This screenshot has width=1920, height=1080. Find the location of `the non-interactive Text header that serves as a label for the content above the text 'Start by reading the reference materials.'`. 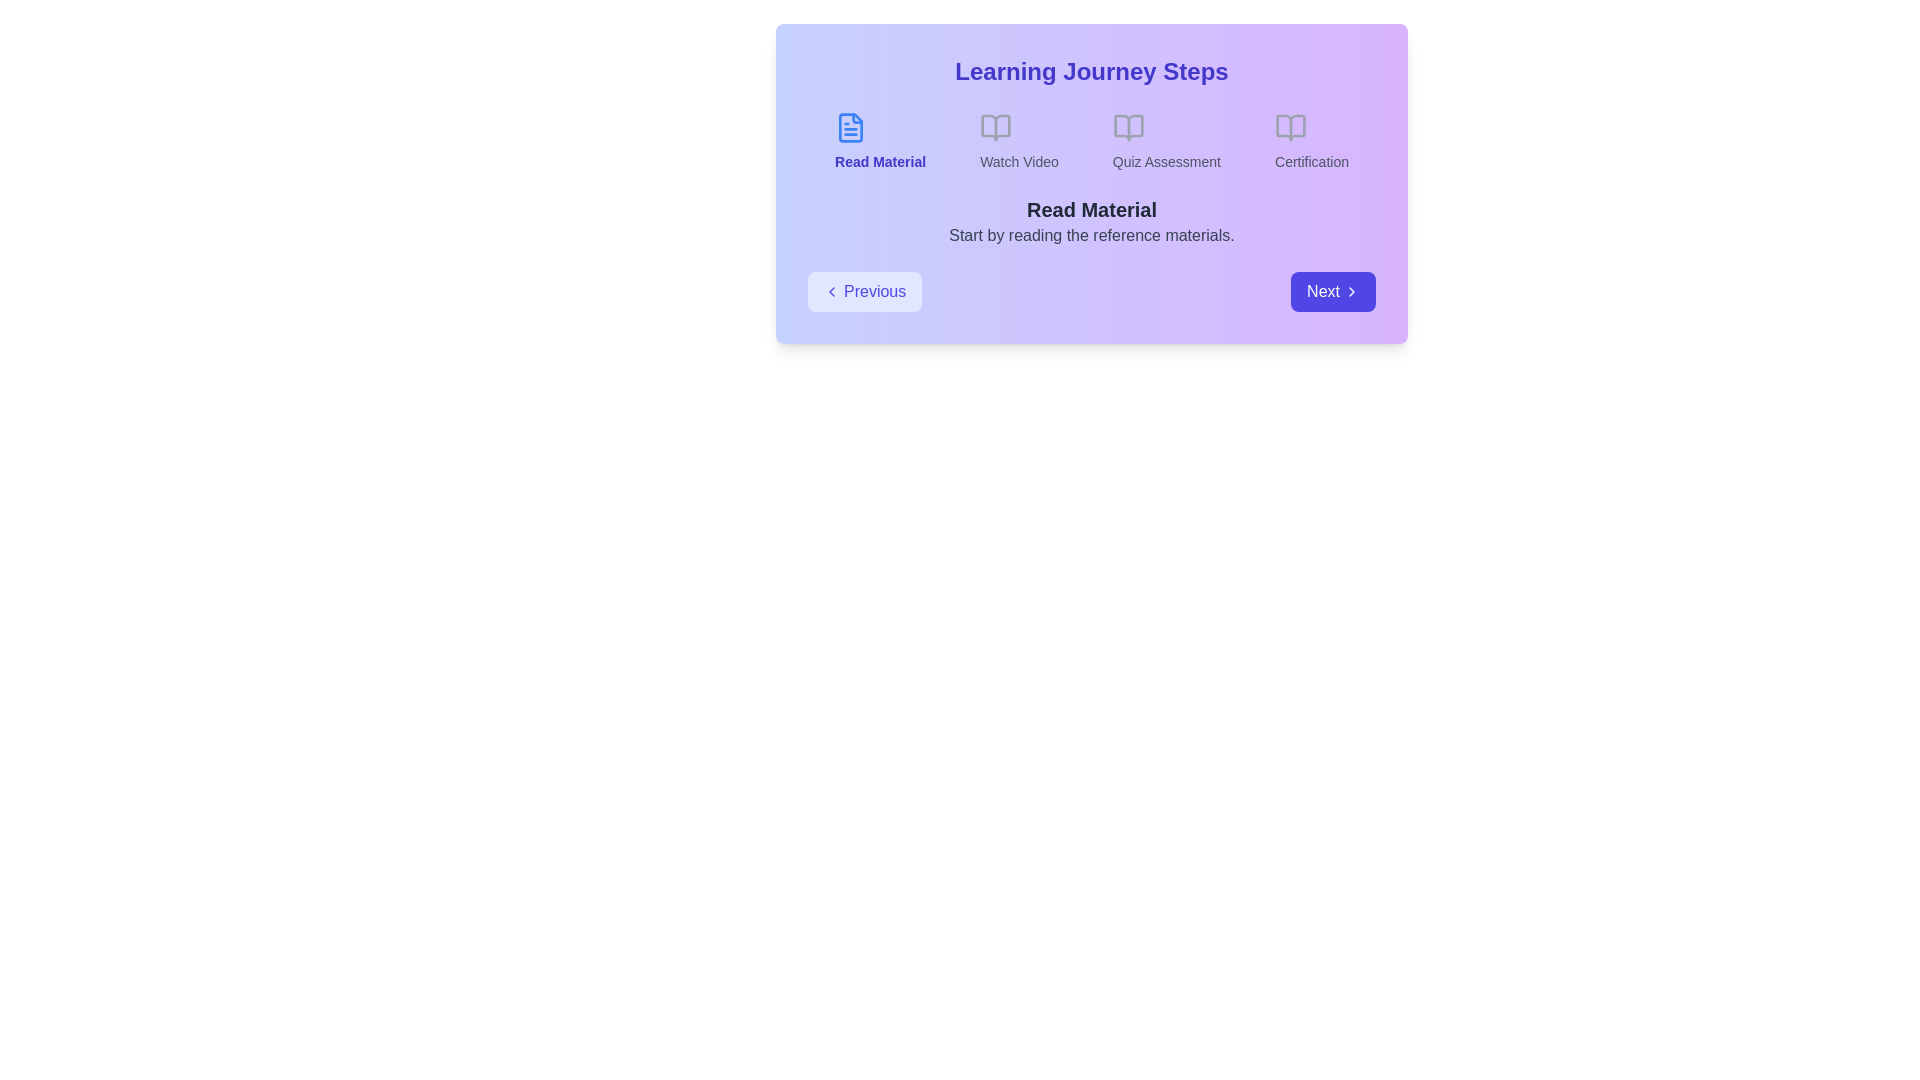

the non-interactive Text header that serves as a label for the content above the text 'Start by reading the reference materials.' is located at coordinates (1090, 209).